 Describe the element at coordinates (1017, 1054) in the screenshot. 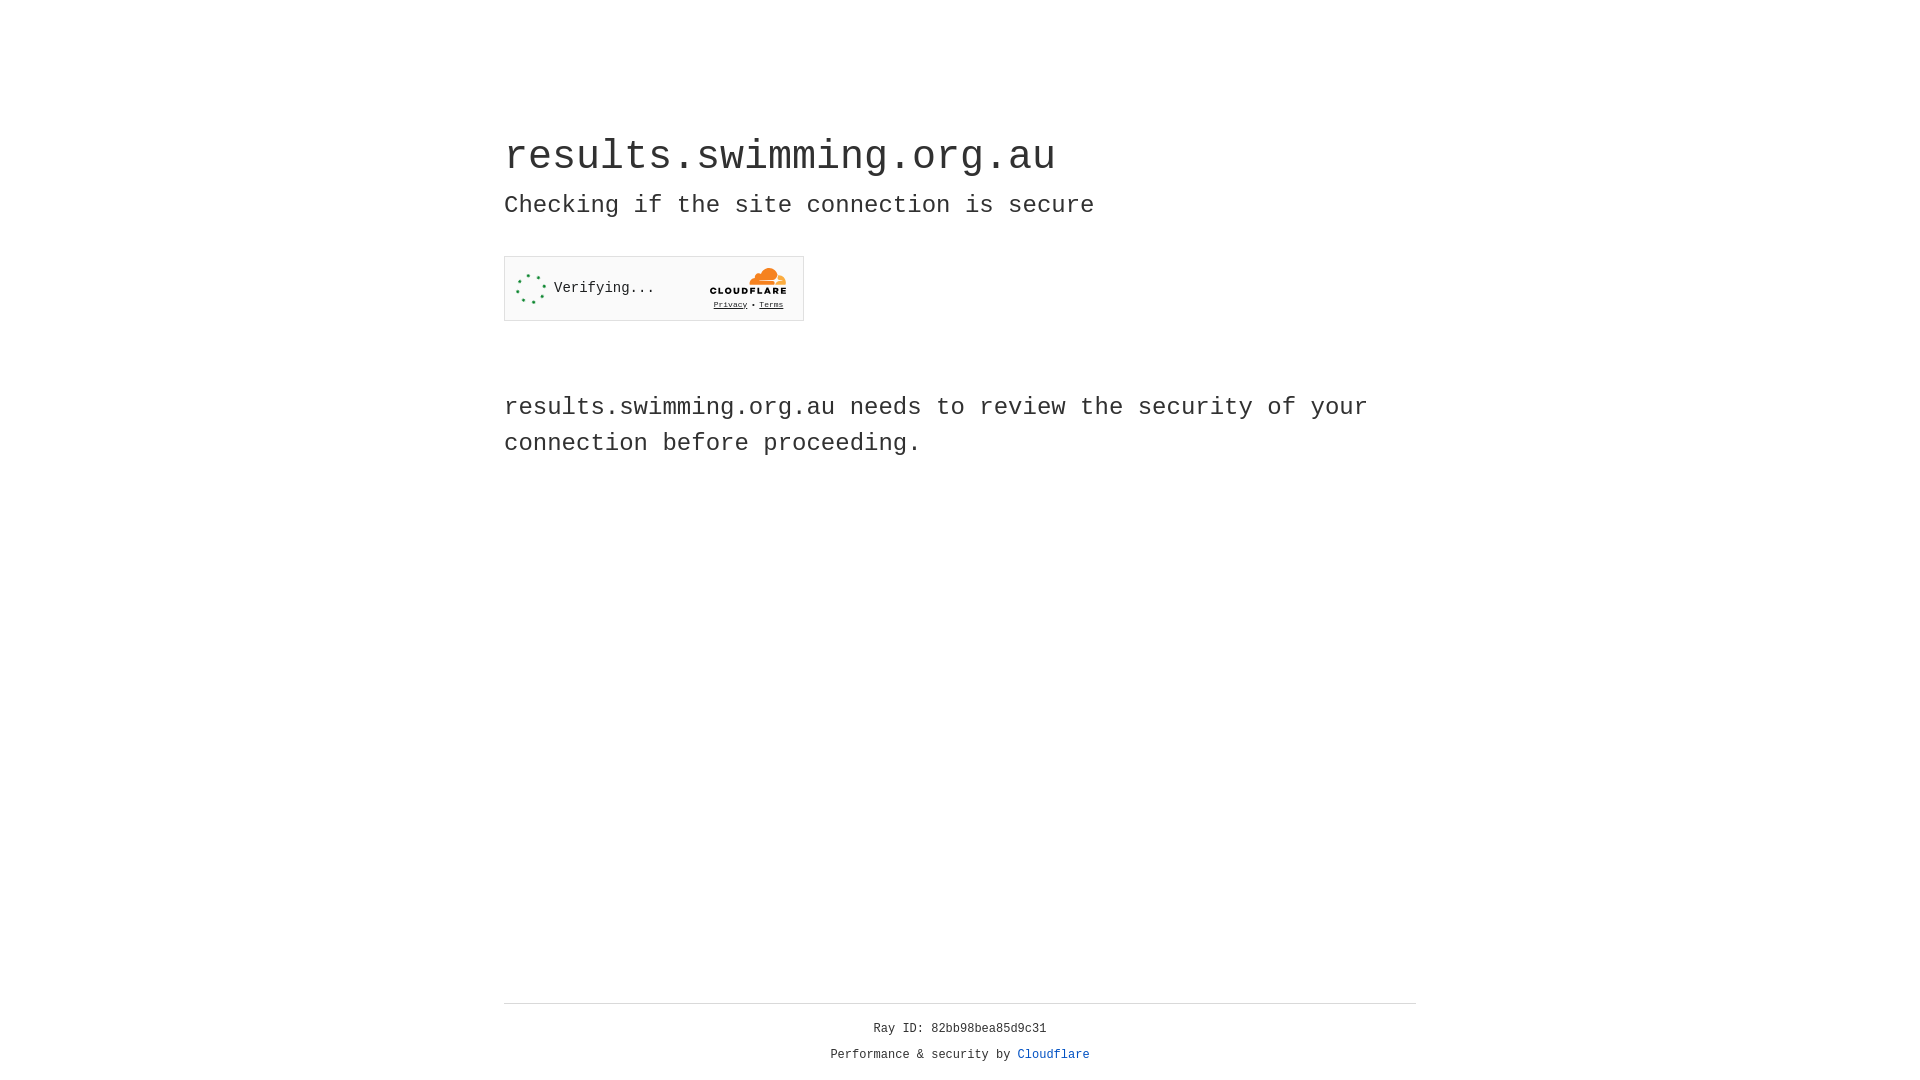

I see `'Cloudflare'` at that location.